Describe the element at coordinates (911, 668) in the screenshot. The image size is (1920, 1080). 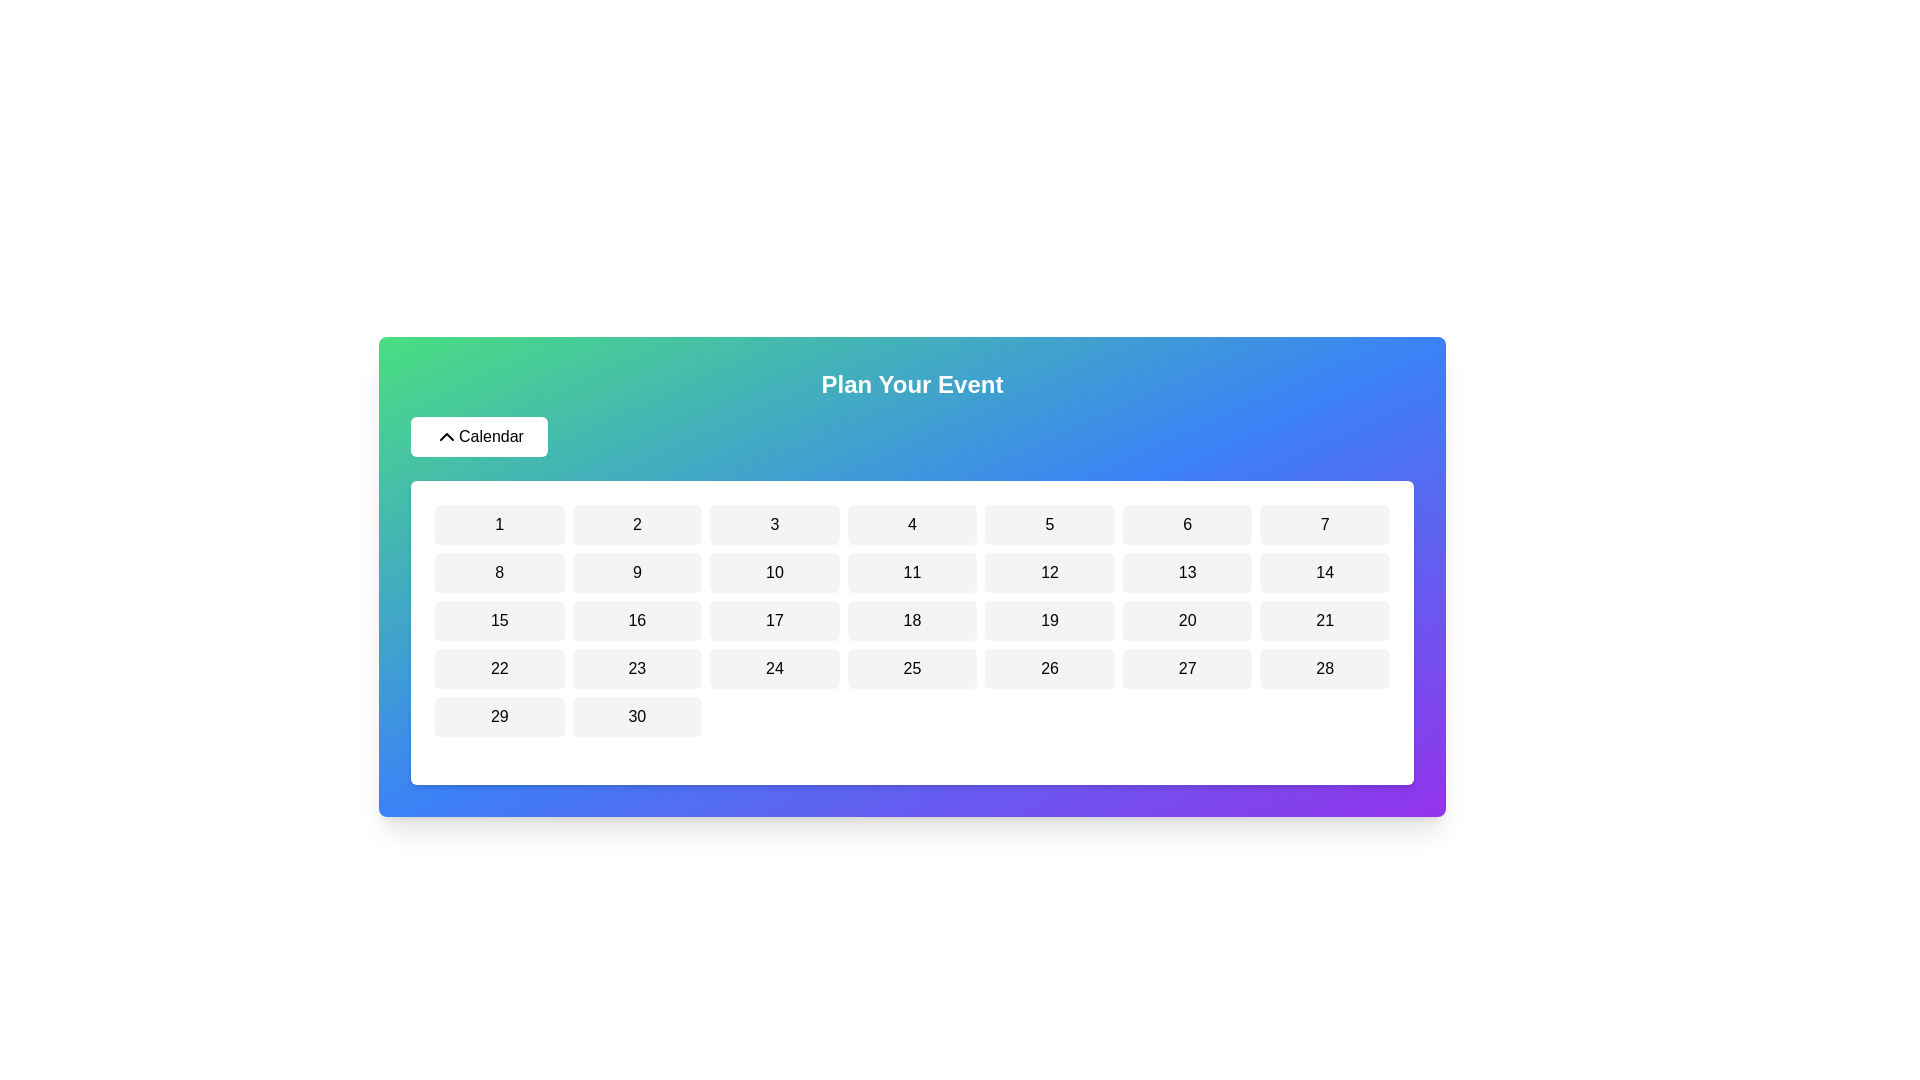
I see `the selectable date button for '25' located in the fifth row and fourth column of the calendar under 'Plan Your Event'` at that location.